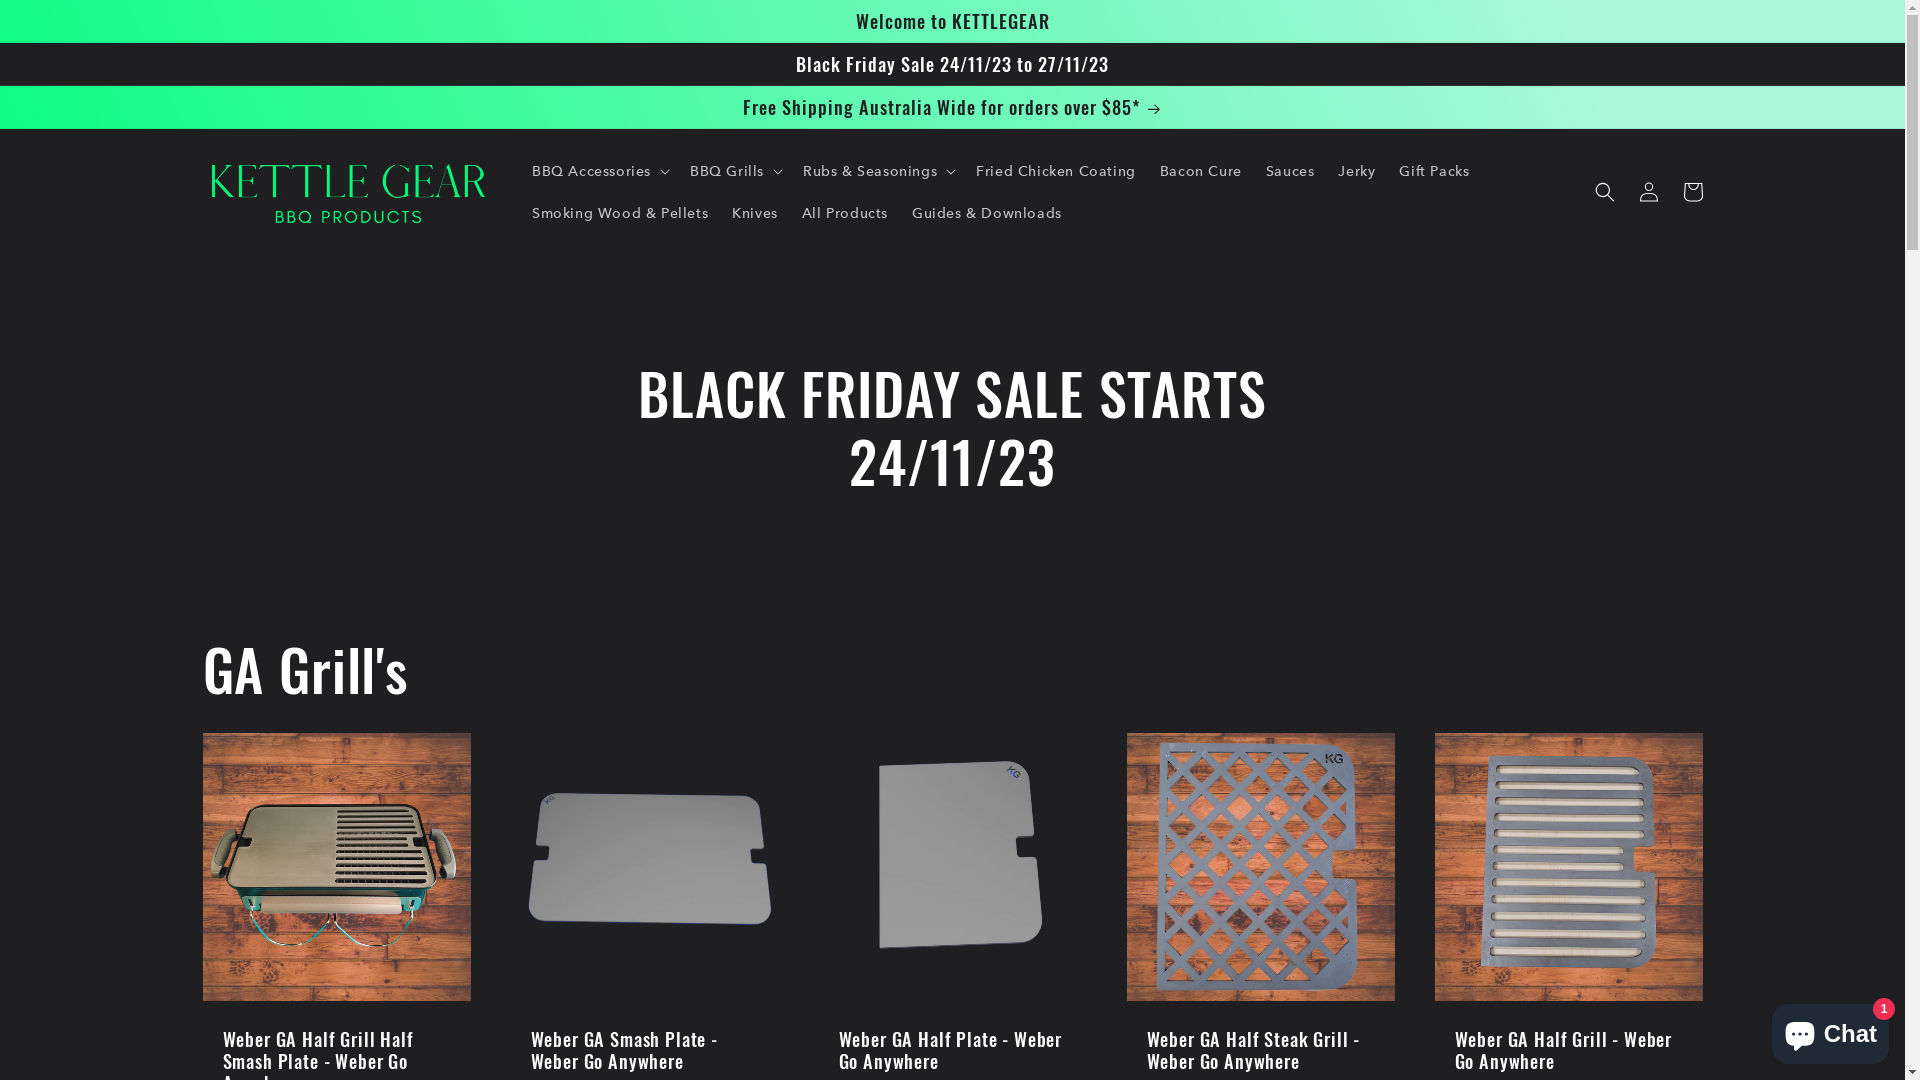 The height and width of the screenshot is (1080, 1920). Describe the element at coordinates (753, 212) in the screenshot. I see `'Knives'` at that location.